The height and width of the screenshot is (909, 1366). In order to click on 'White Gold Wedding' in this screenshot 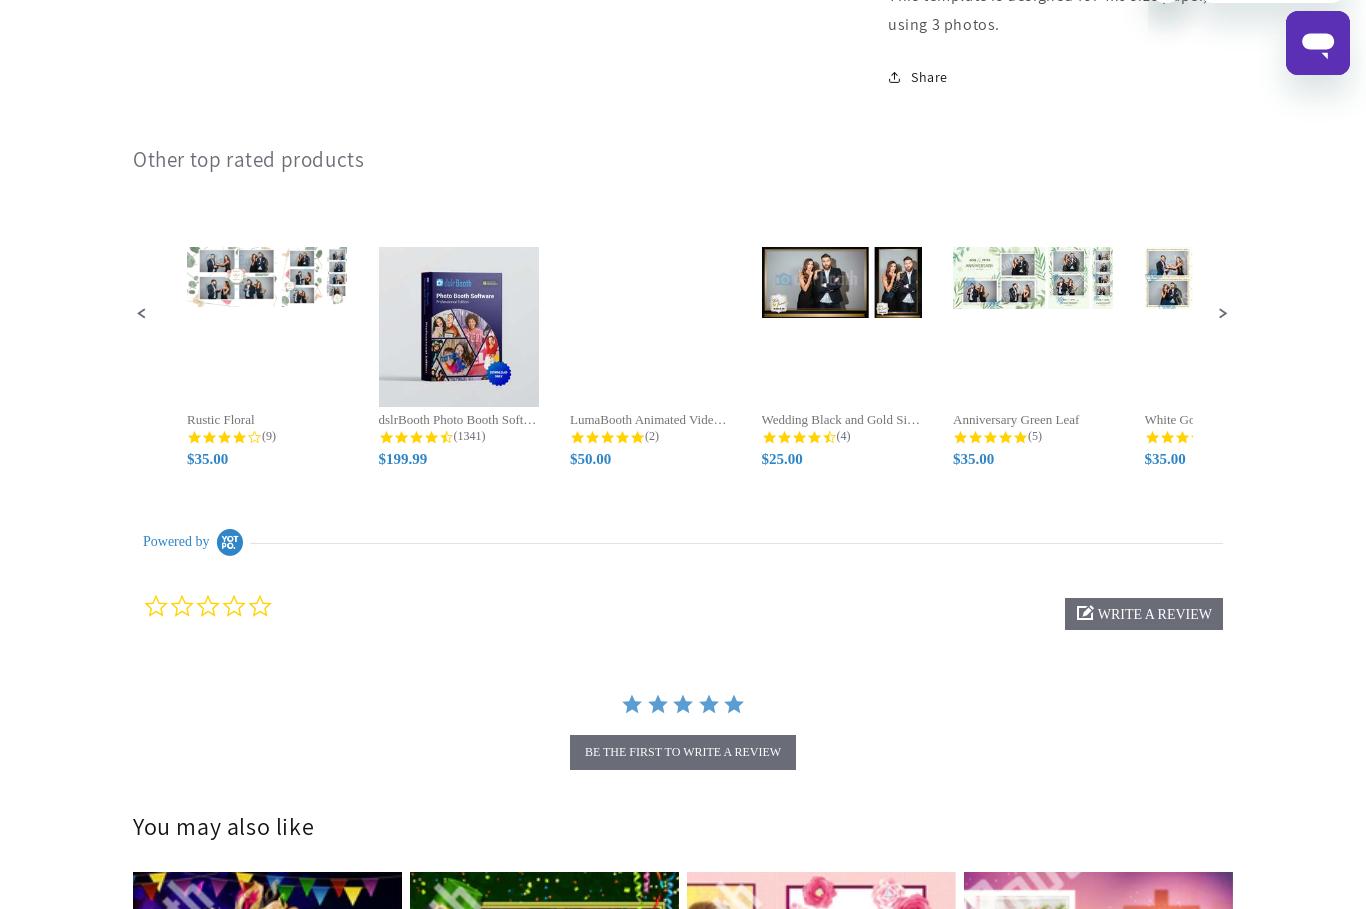, I will do `click(1144, 419)`.